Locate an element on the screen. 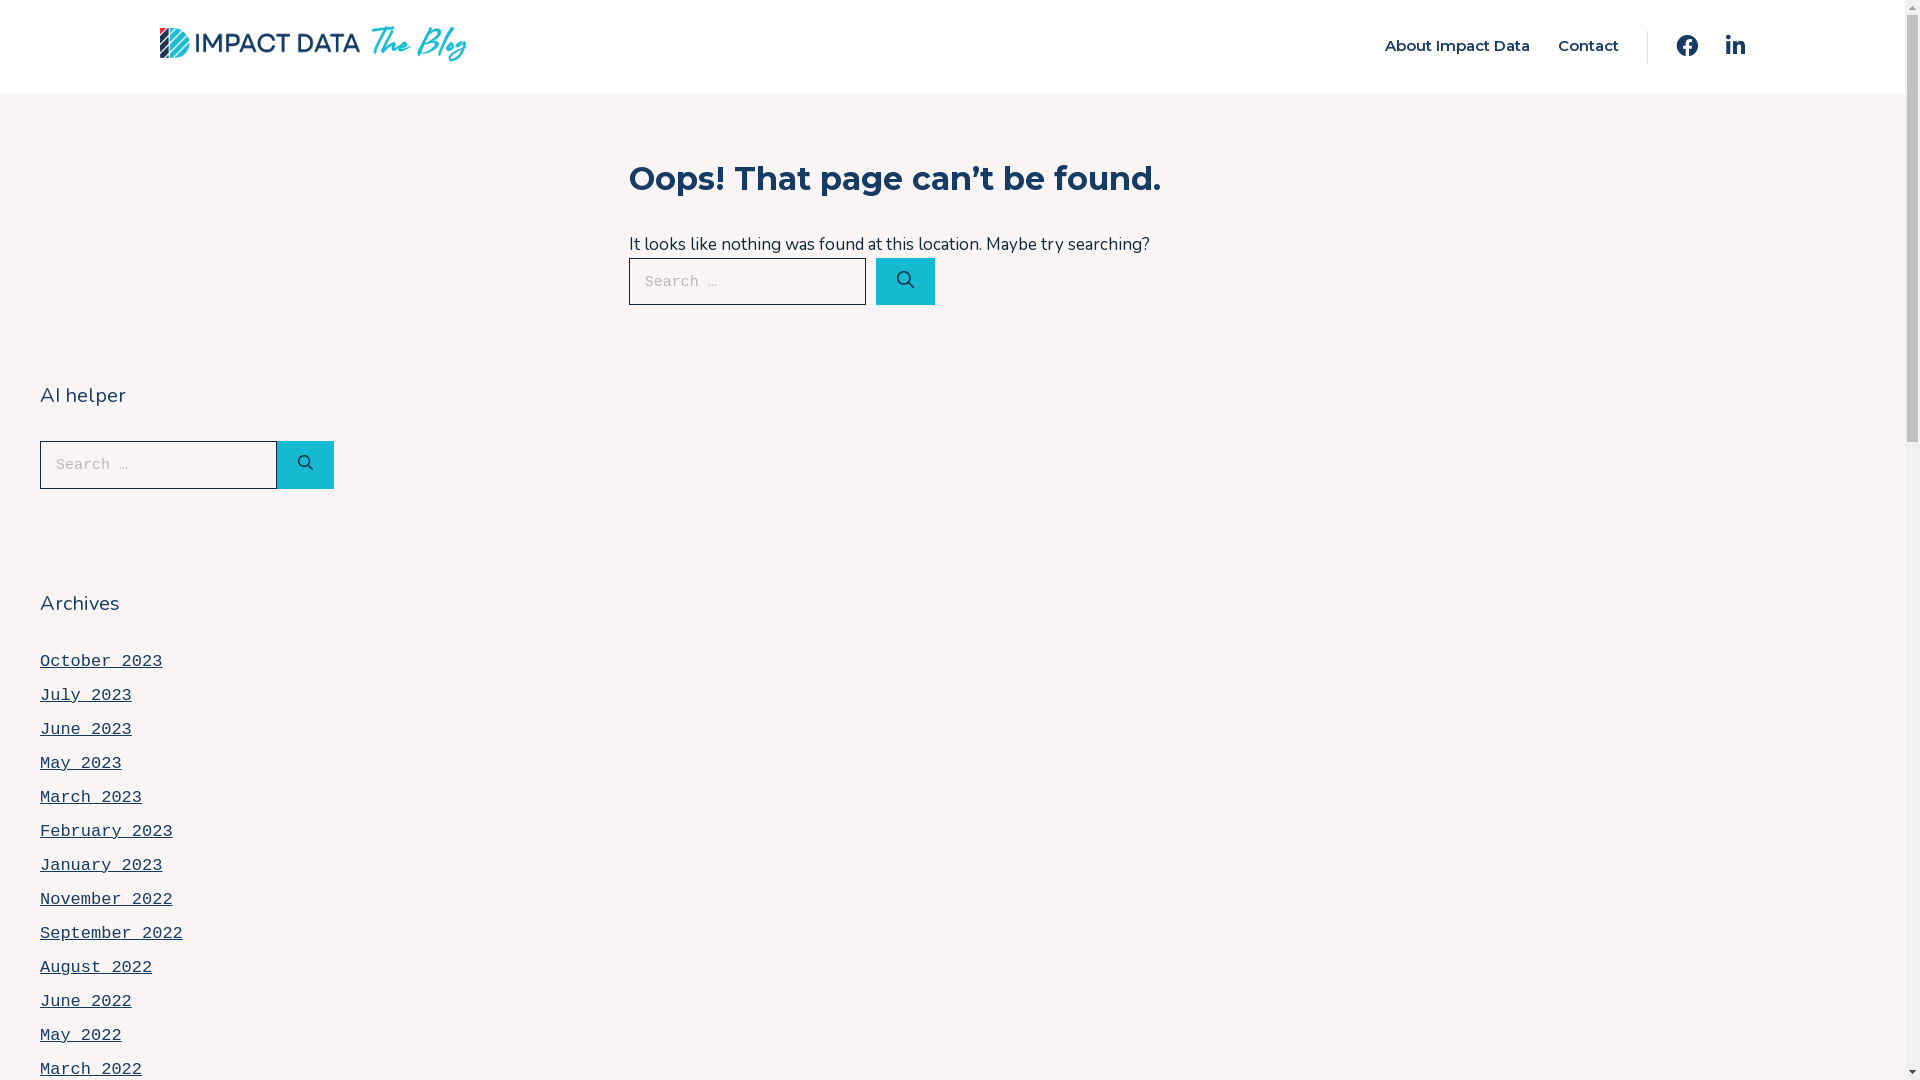 The width and height of the screenshot is (1920, 1080). 'September 2022' is located at coordinates (110, 933).